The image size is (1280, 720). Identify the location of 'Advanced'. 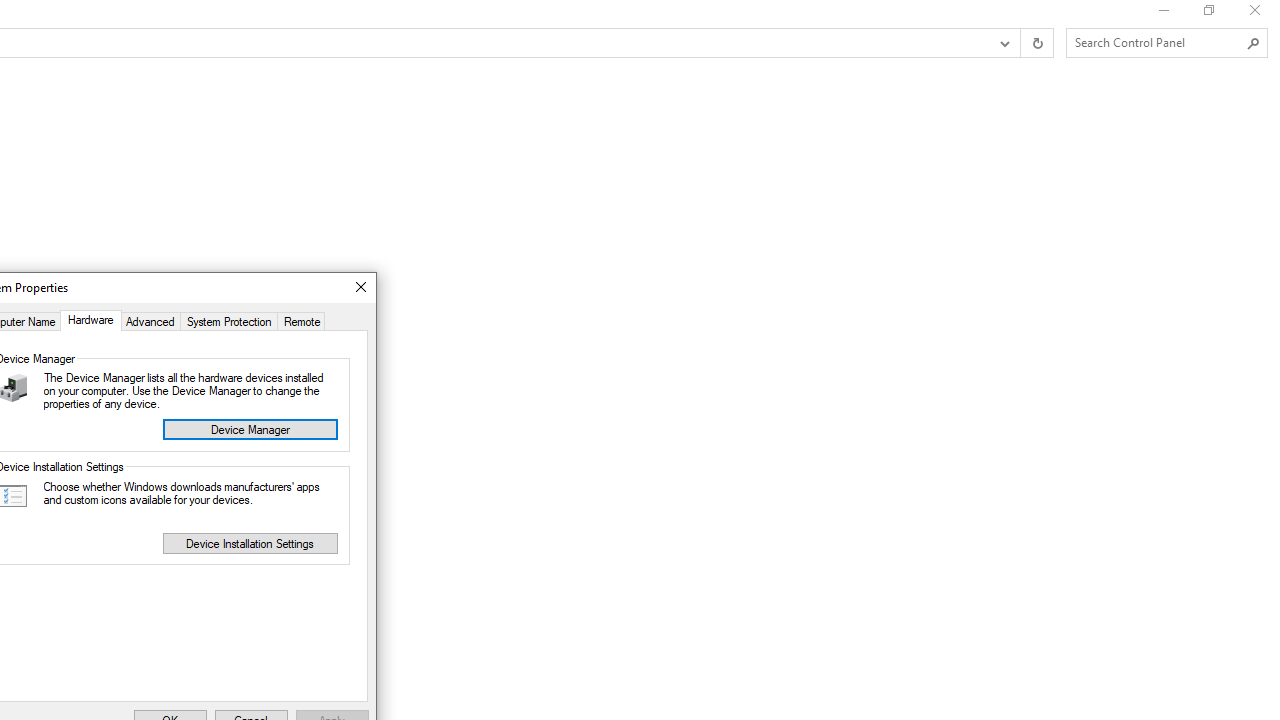
(149, 319).